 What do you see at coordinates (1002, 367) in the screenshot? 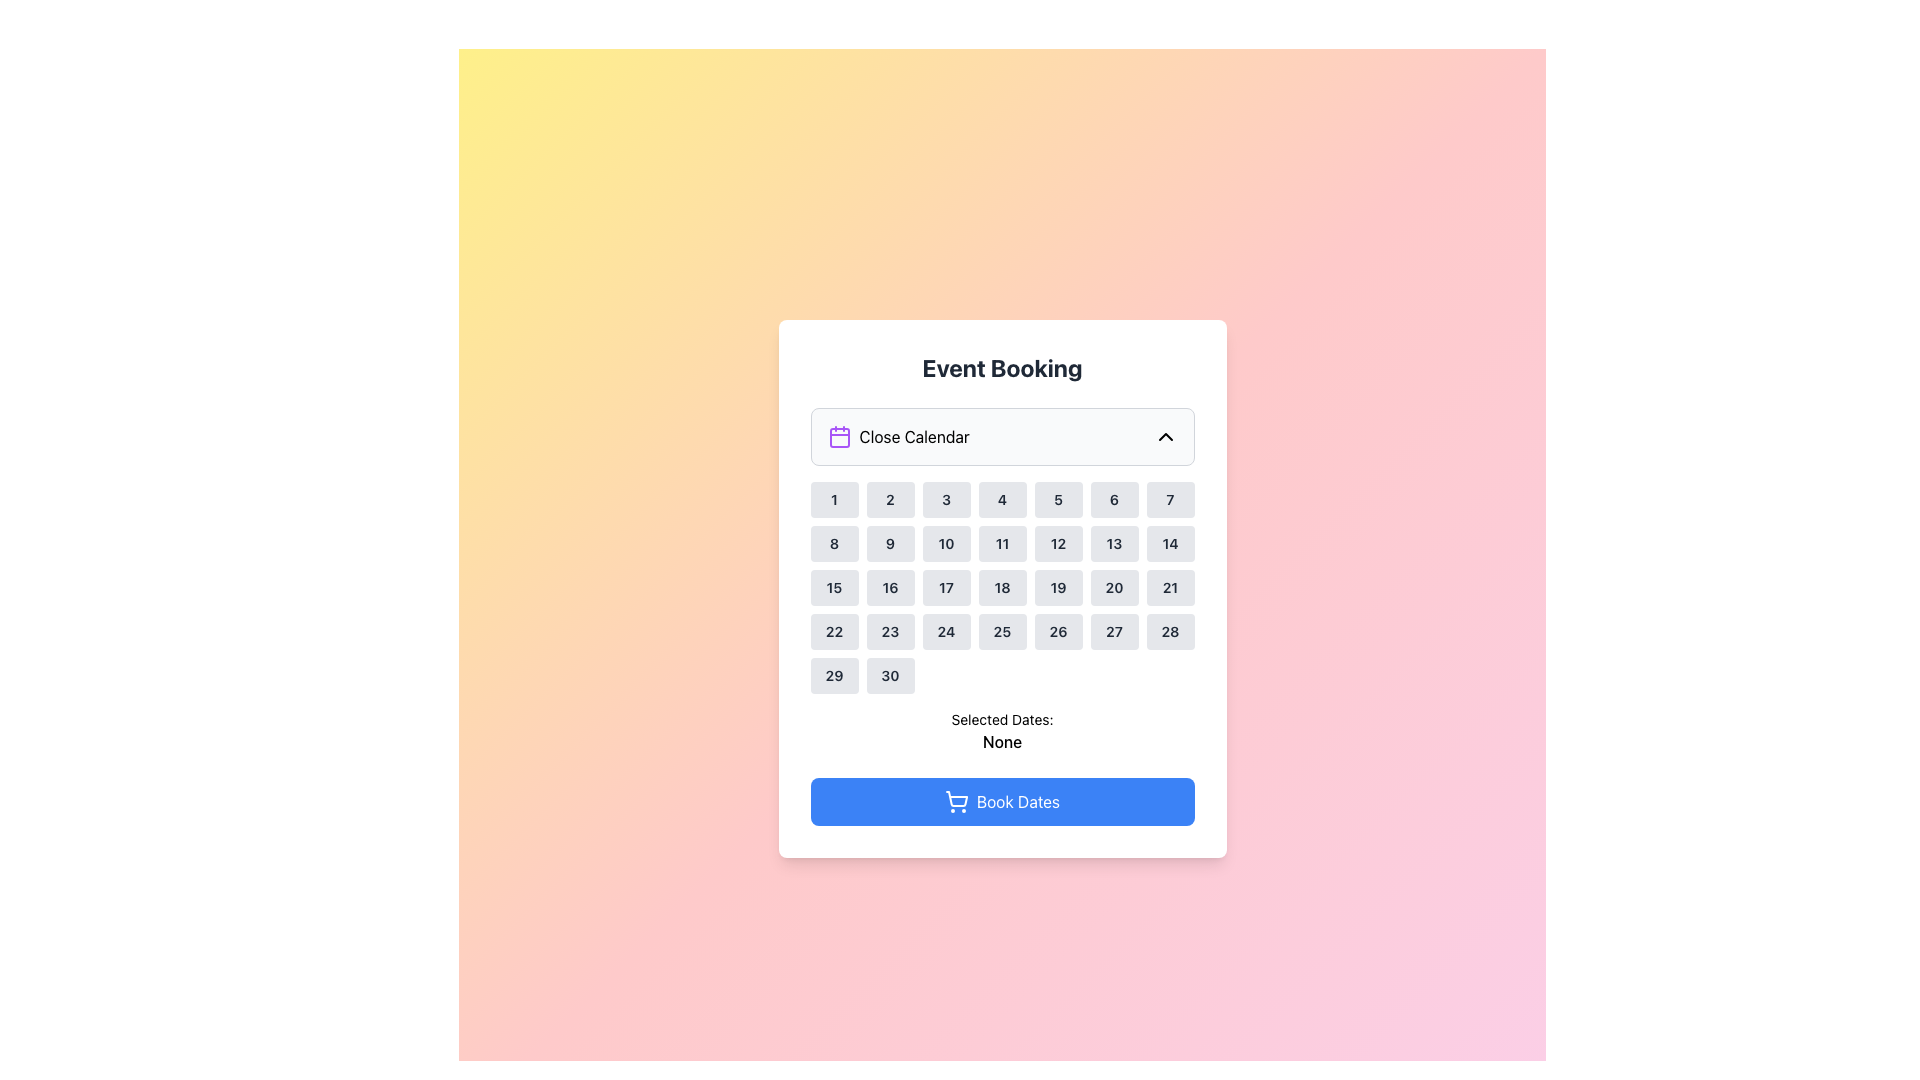
I see `the bold and large text label reading 'Event Booking', which is centered horizontally within a prominent white card interface` at bounding box center [1002, 367].